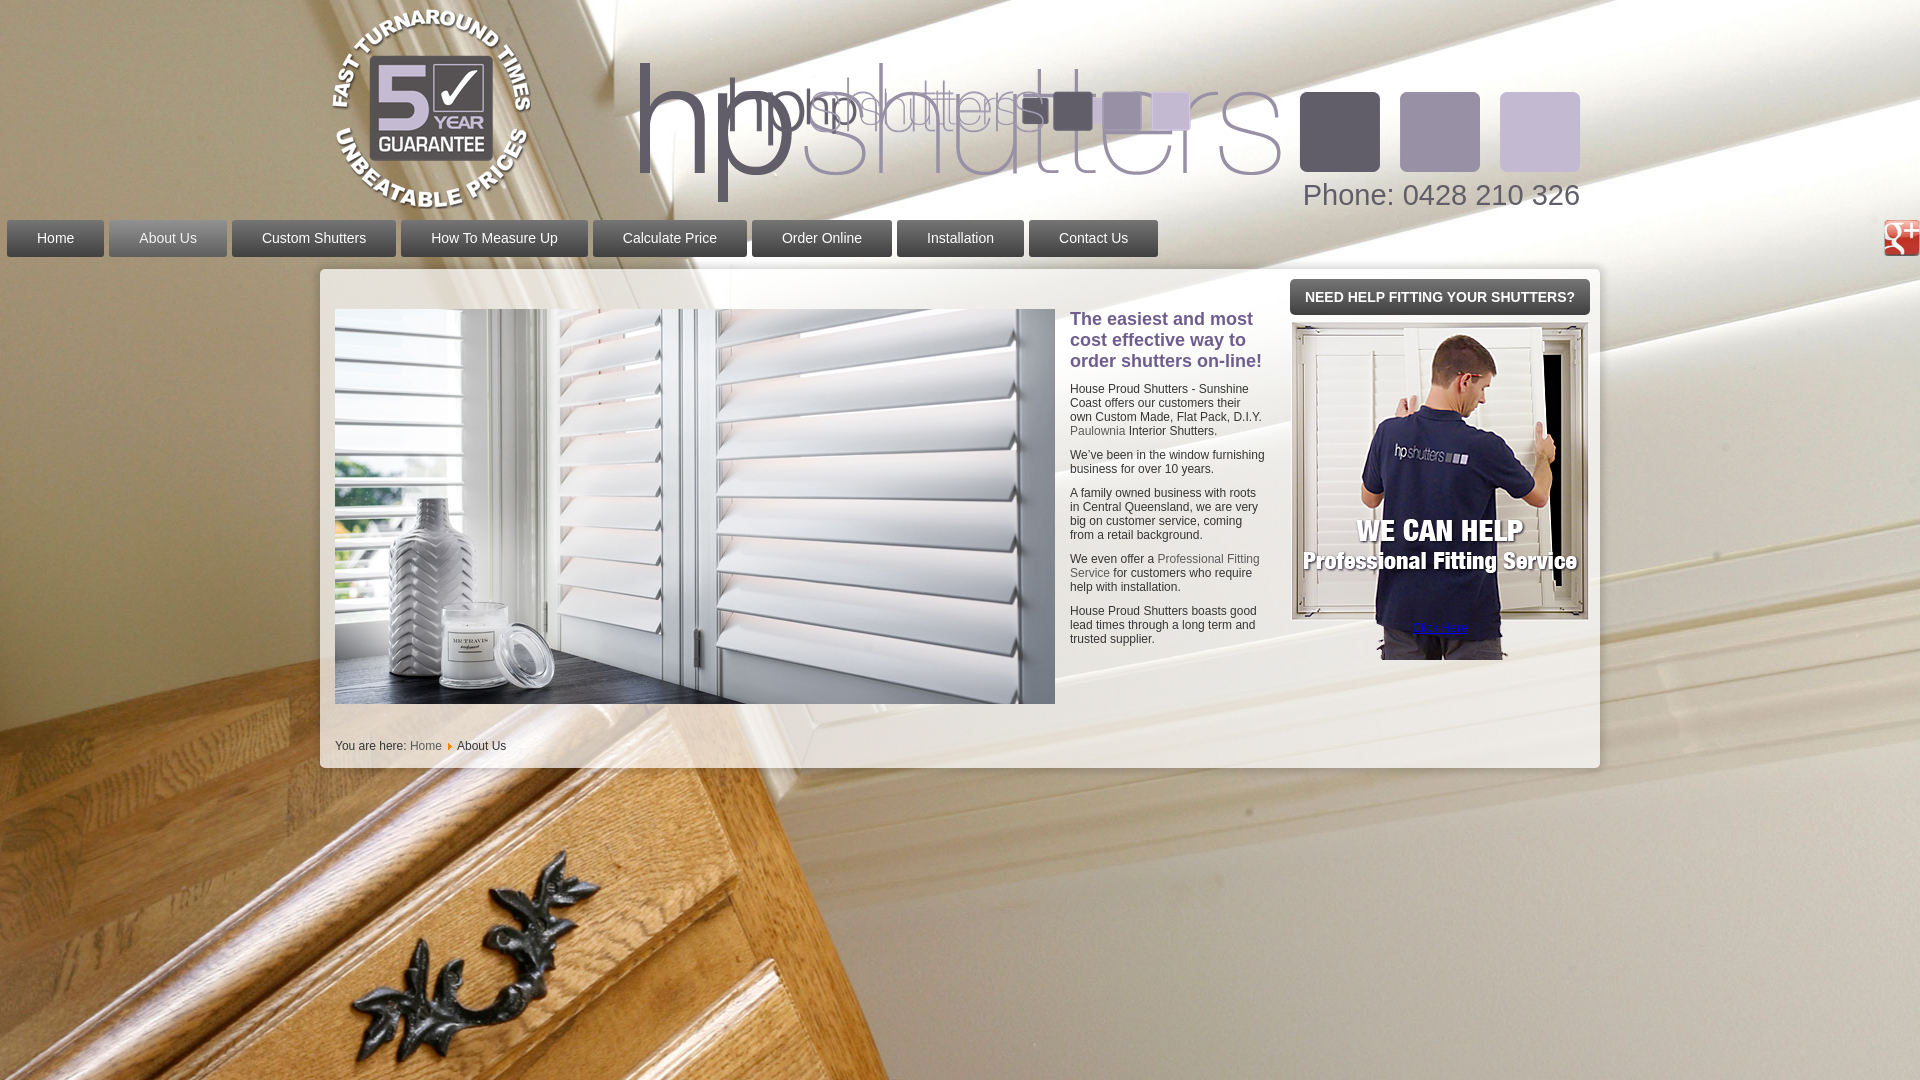 The image size is (1920, 1080). Describe the element at coordinates (960, 237) in the screenshot. I see `'Installation'` at that location.